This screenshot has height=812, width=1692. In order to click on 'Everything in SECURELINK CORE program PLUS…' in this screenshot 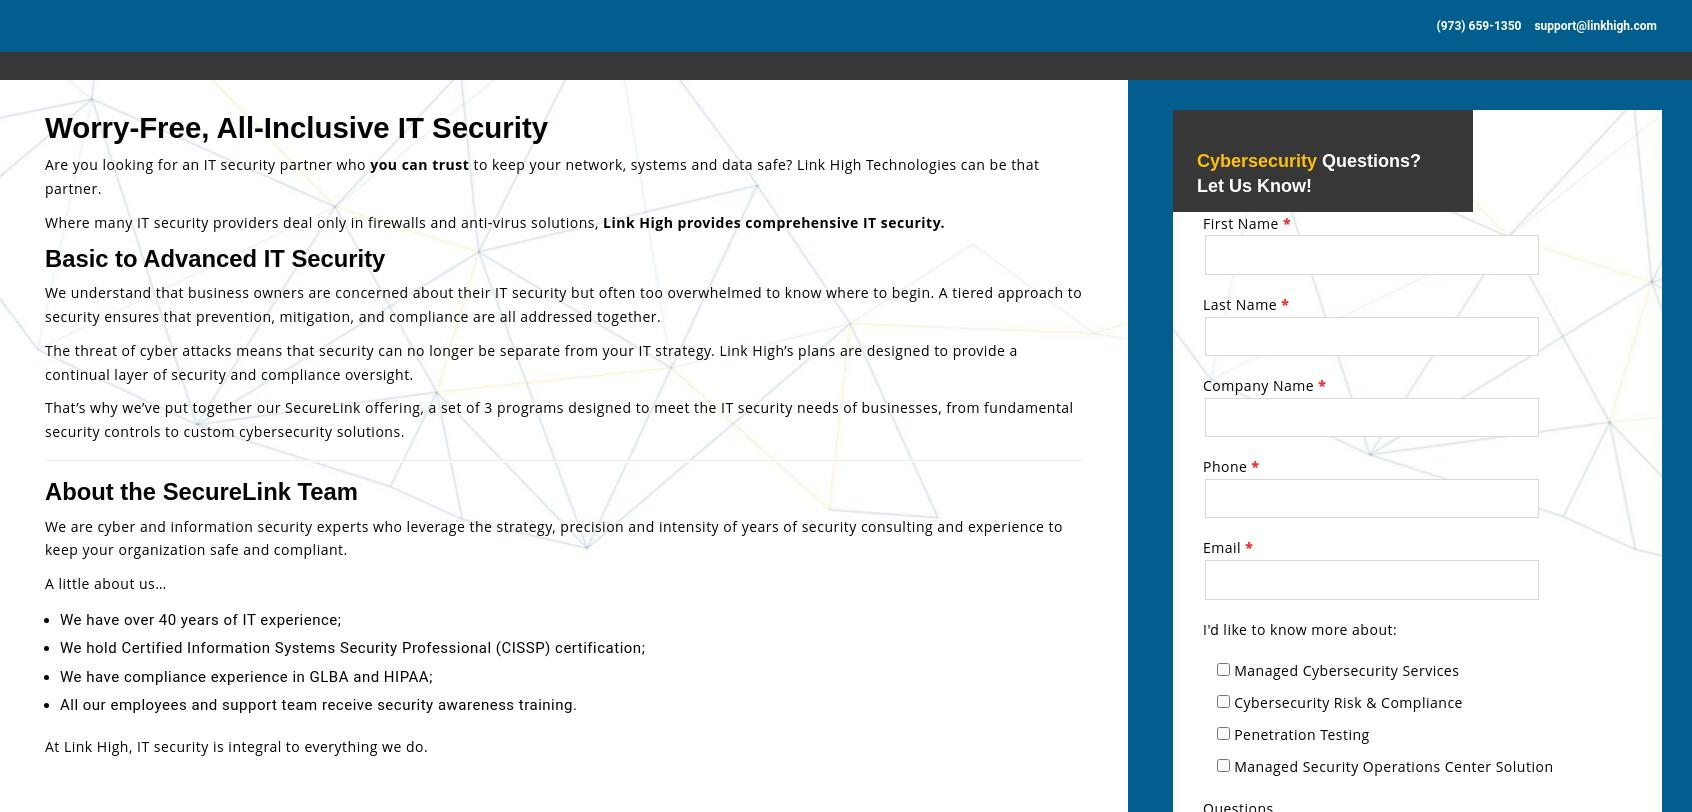, I will do `click(1048, 411)`.